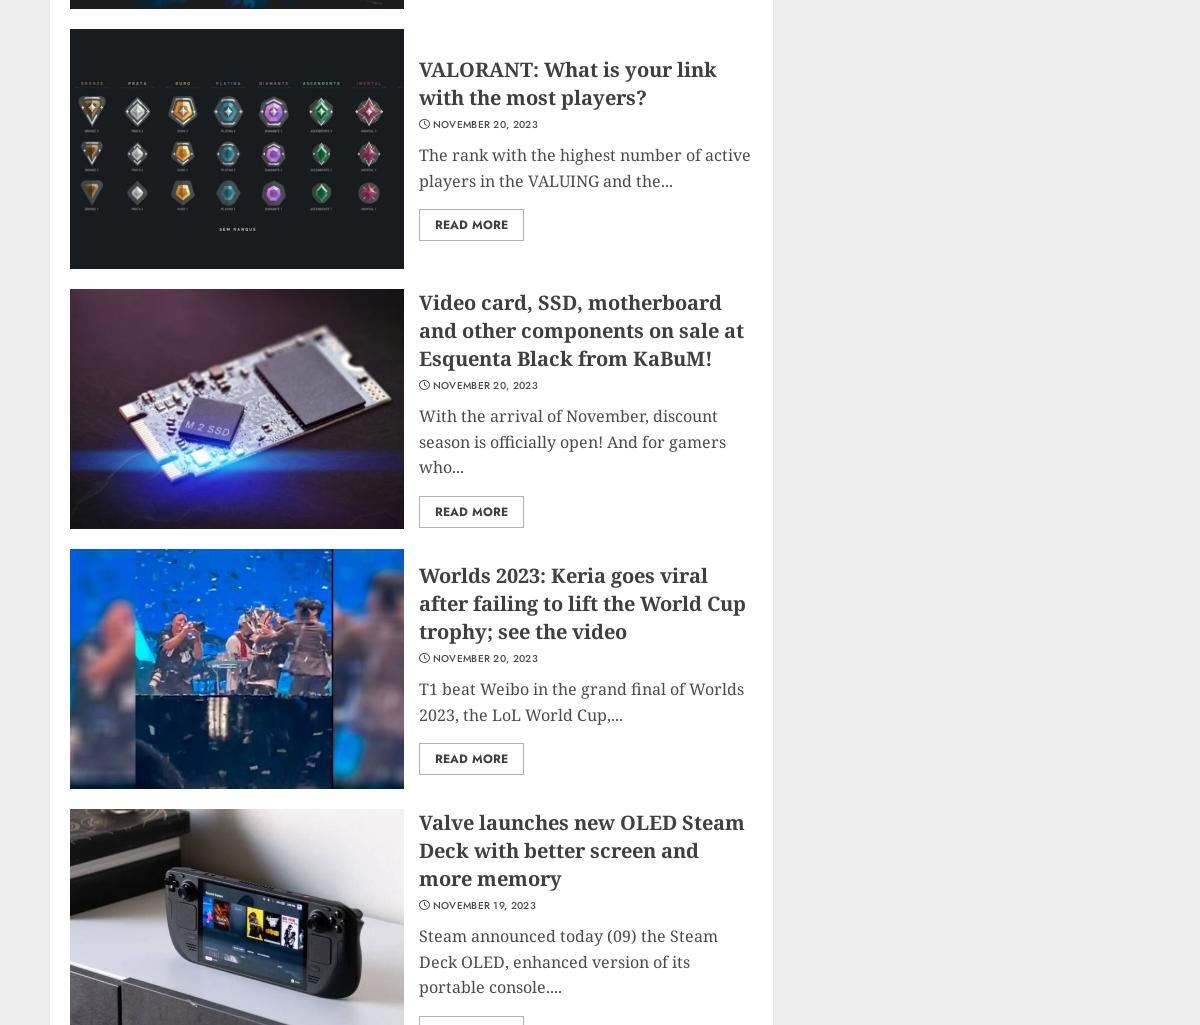 The image size is (1200, 1025). What do you see at coordinates (580, 700) in the screenshot?
I see `'T1 beat Weibo in the grand final of Worlds 2023, the LoL World Cup,...'` at bounding box center [580, 700].